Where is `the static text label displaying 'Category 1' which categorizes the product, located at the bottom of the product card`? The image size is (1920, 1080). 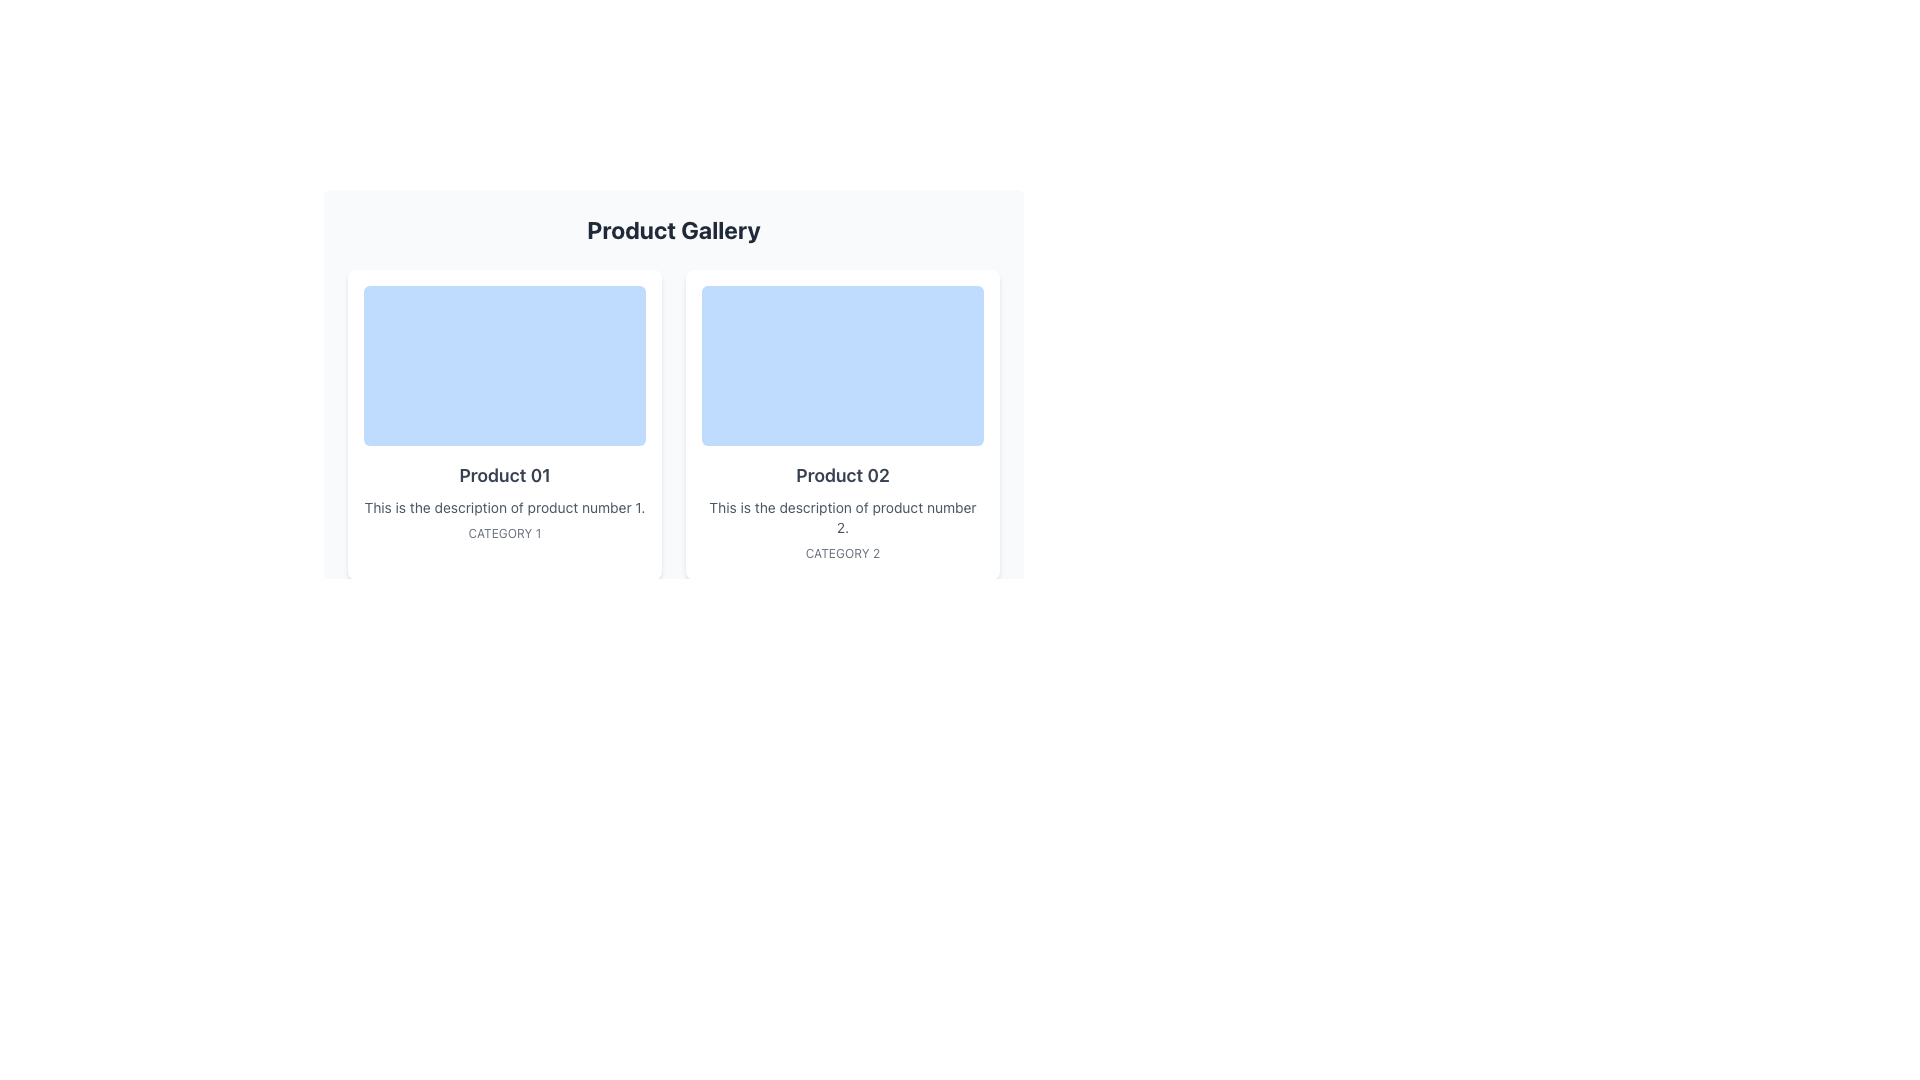
the static text label displaying 'Category 1' which categorizes the product, located at the bottom of the product card is located at coordinates (504, 532).